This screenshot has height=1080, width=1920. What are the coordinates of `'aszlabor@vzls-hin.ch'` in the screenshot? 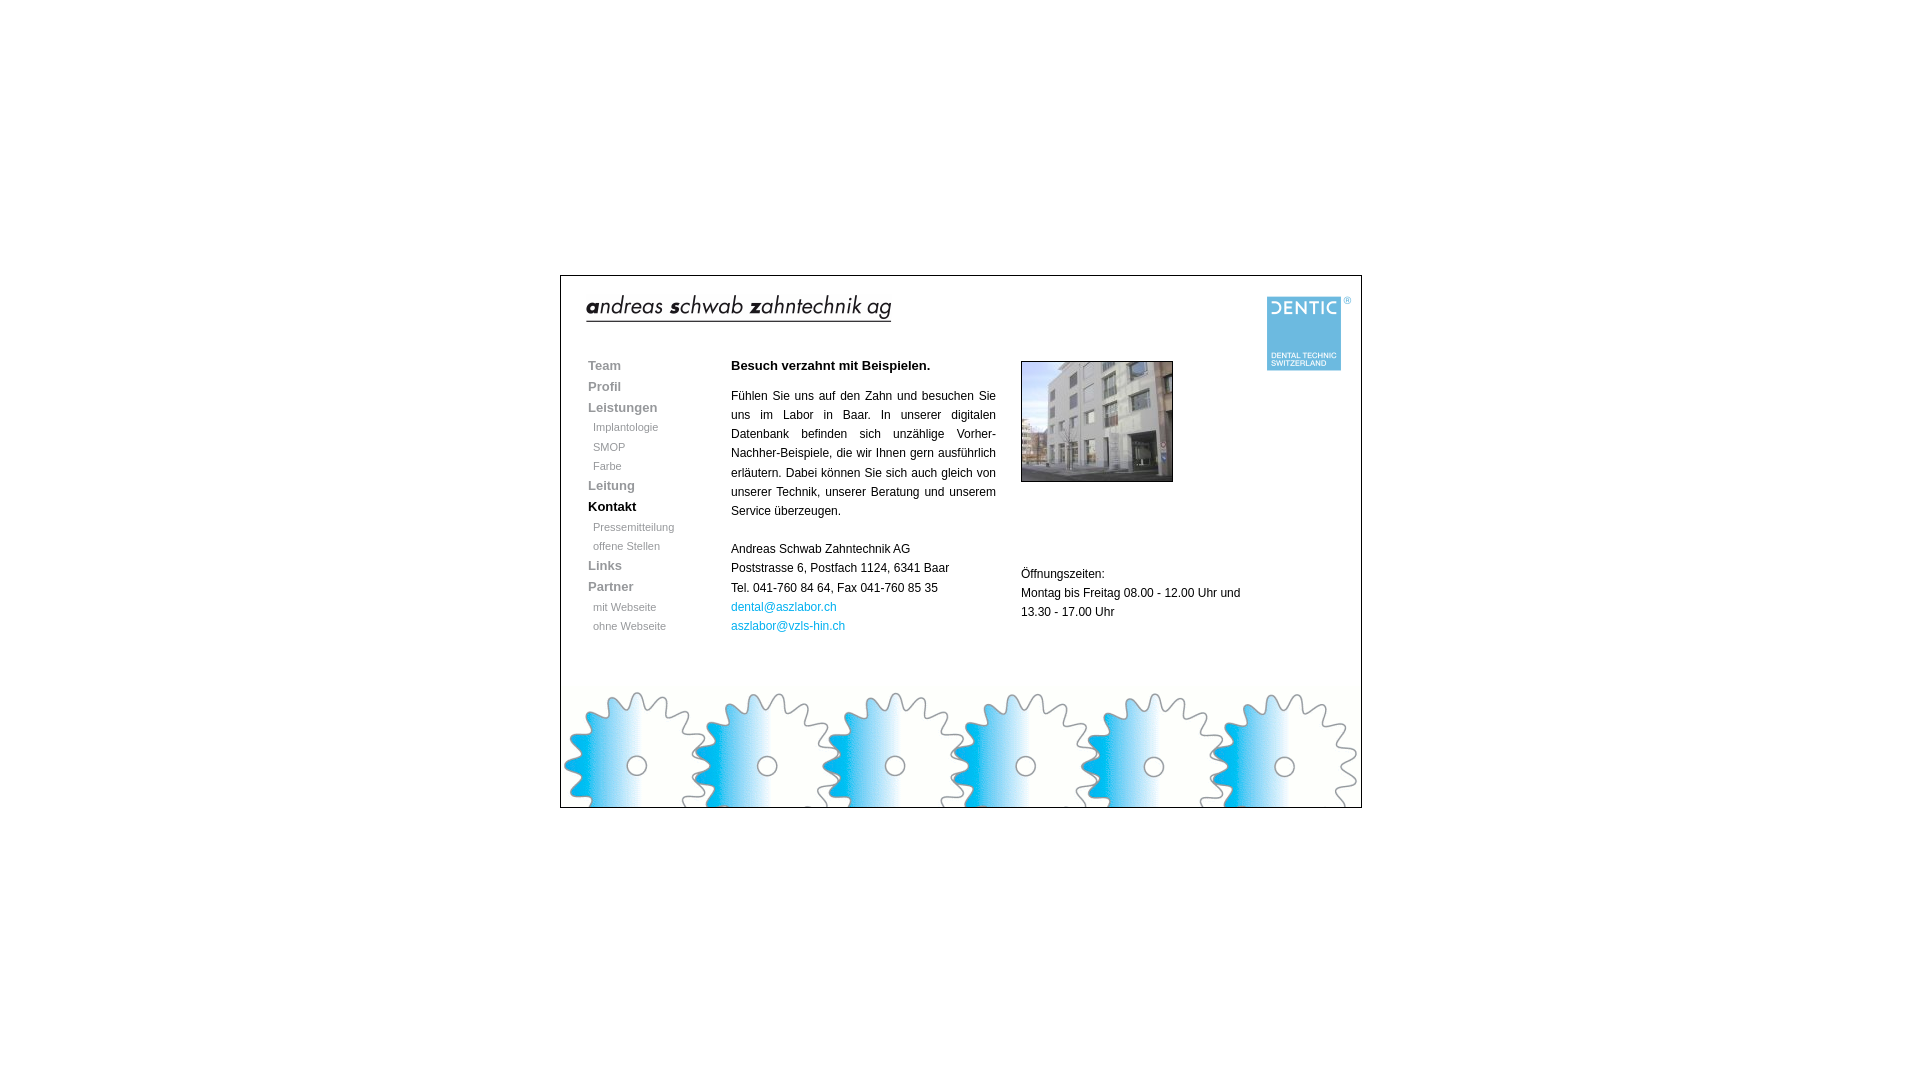 It's located at (786, 624).